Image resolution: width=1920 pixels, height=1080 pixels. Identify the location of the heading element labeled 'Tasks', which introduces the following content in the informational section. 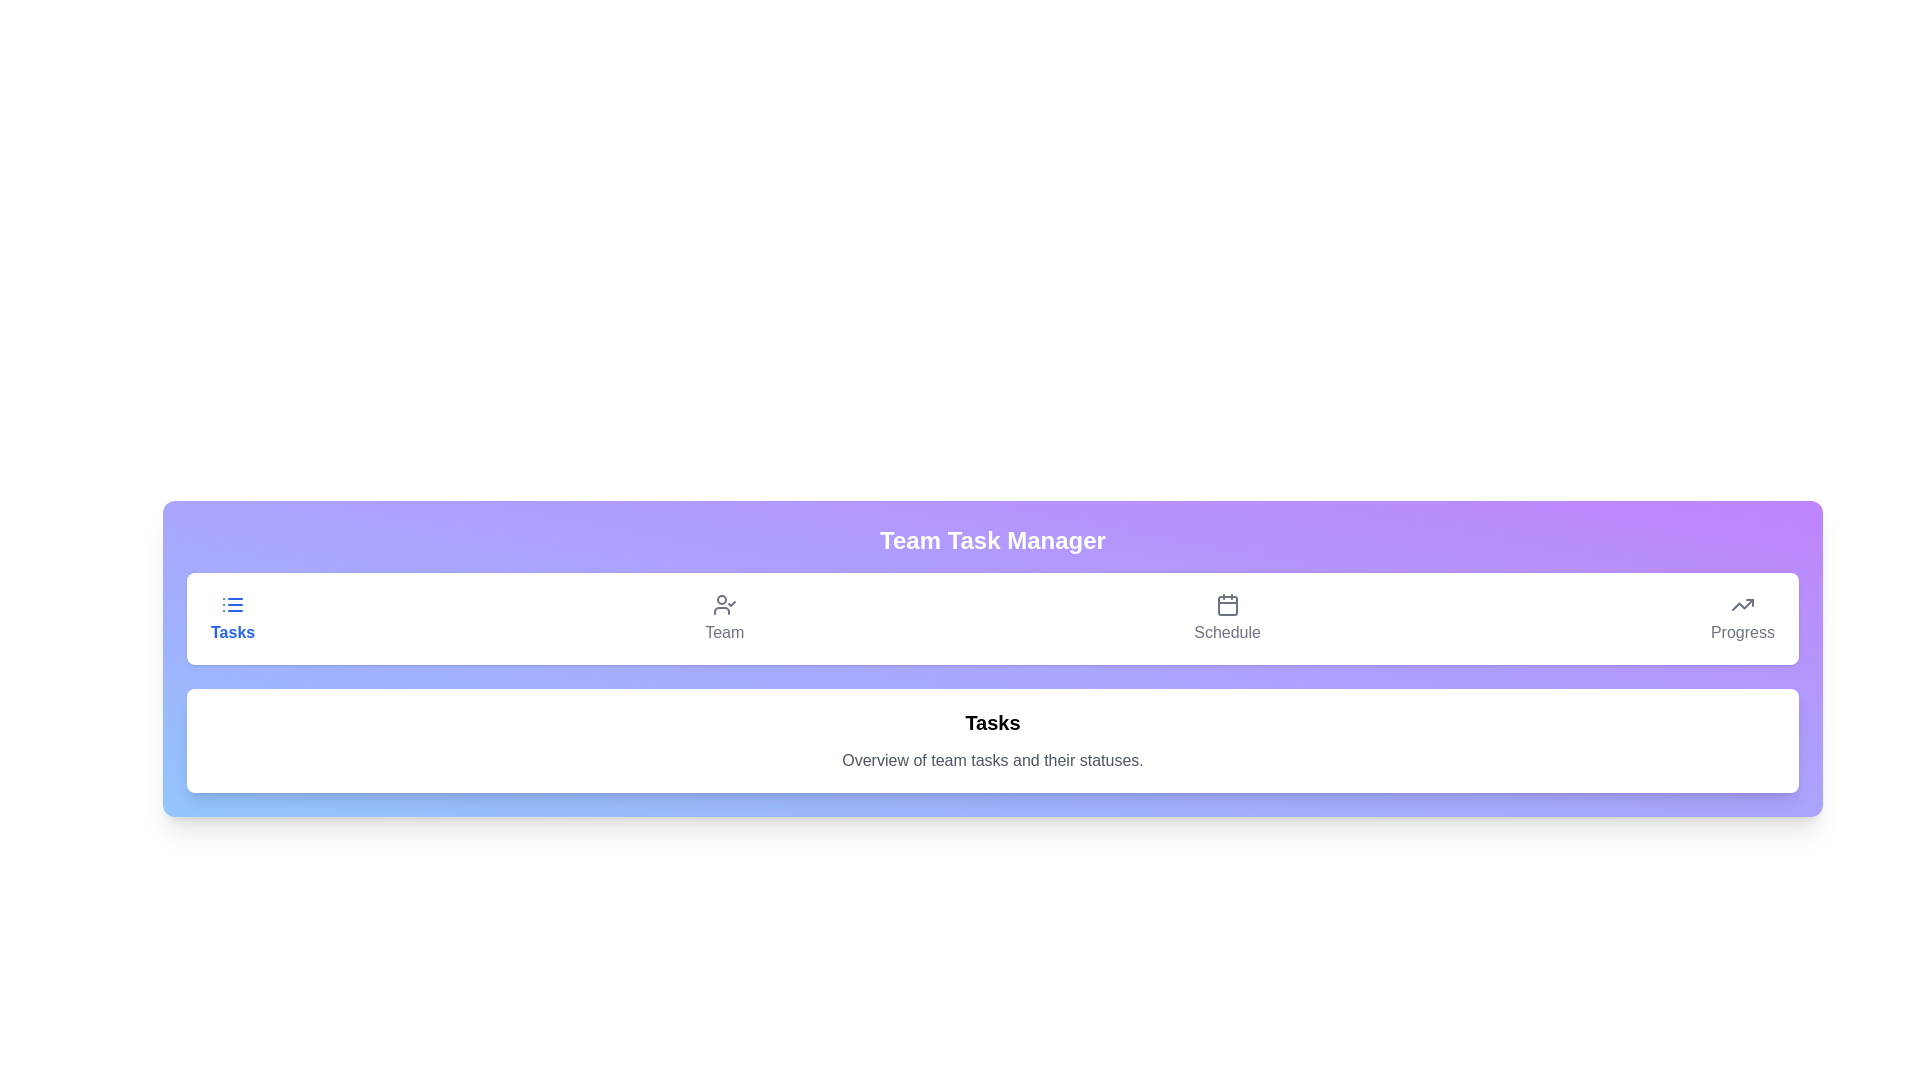
(993, 722).